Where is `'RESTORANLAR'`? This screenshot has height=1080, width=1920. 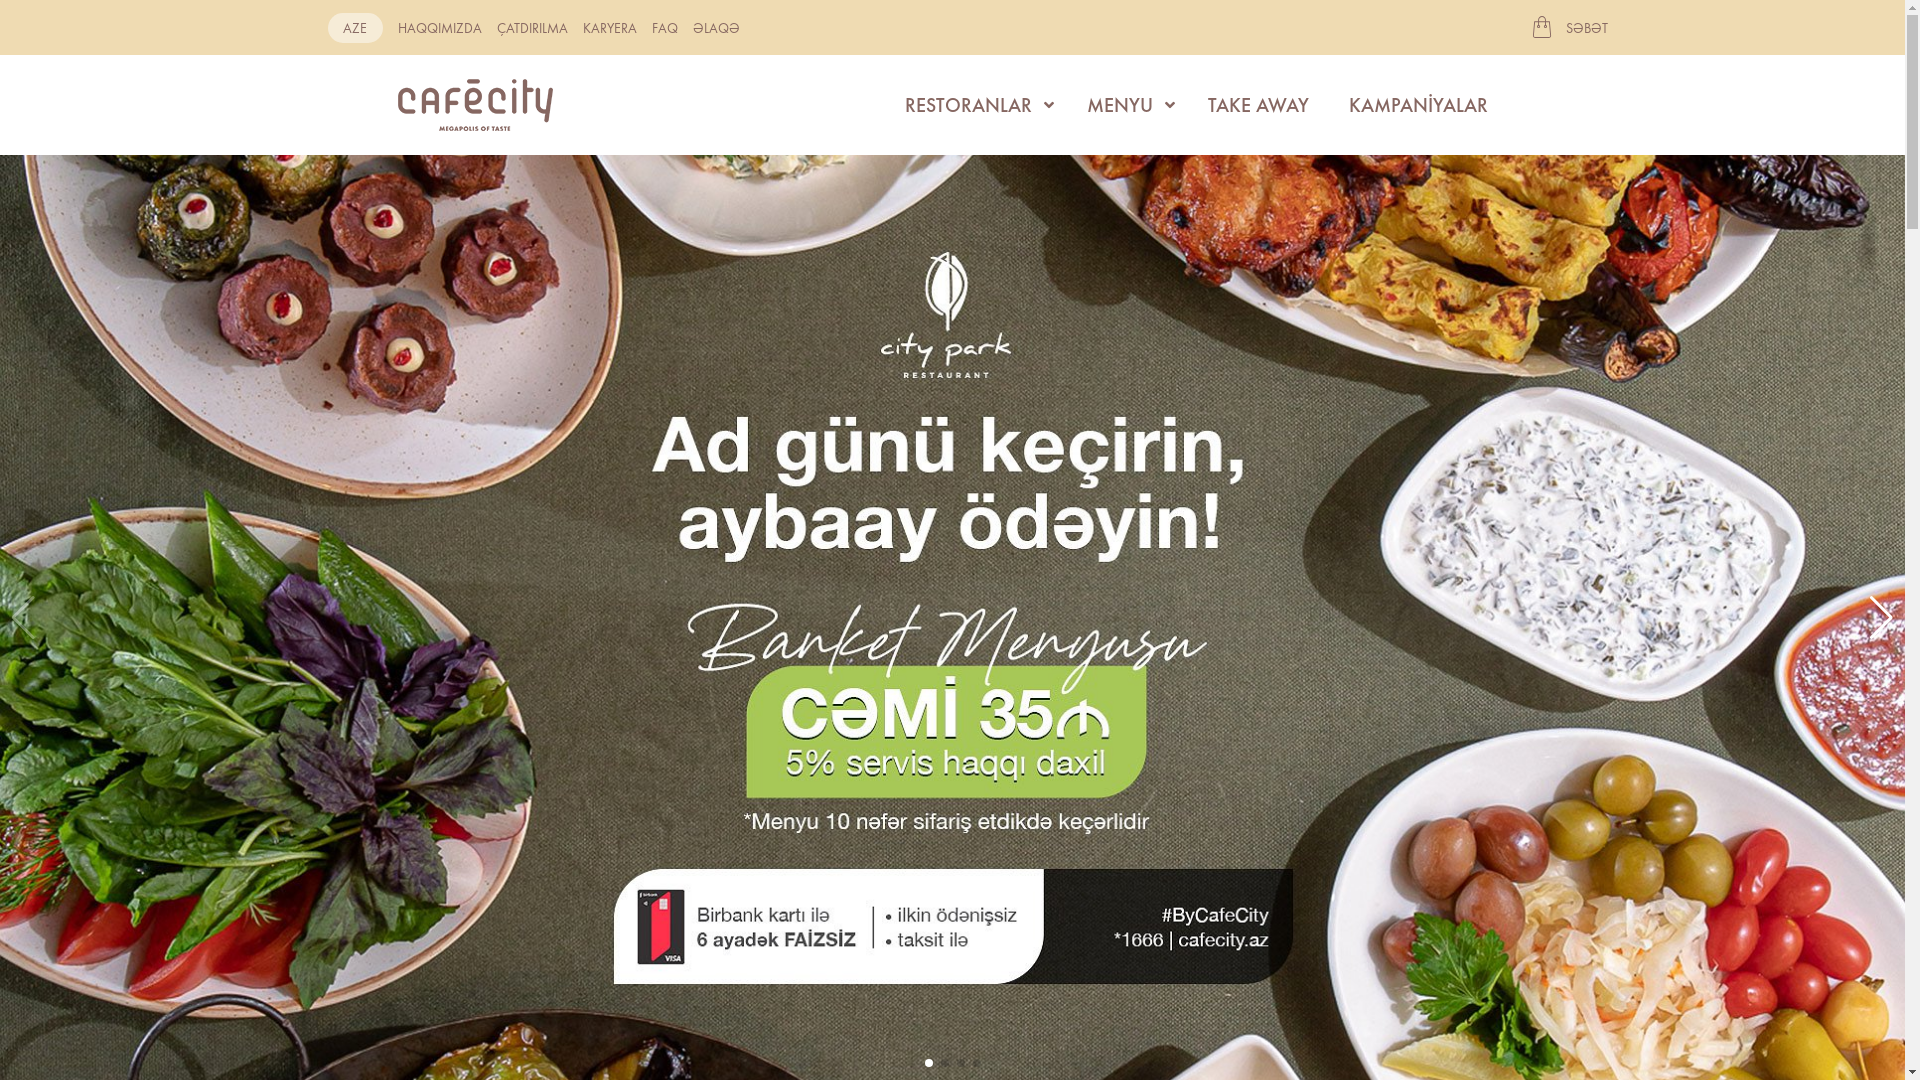
'RESTORANLAR' is located at coordinates (974, 104).